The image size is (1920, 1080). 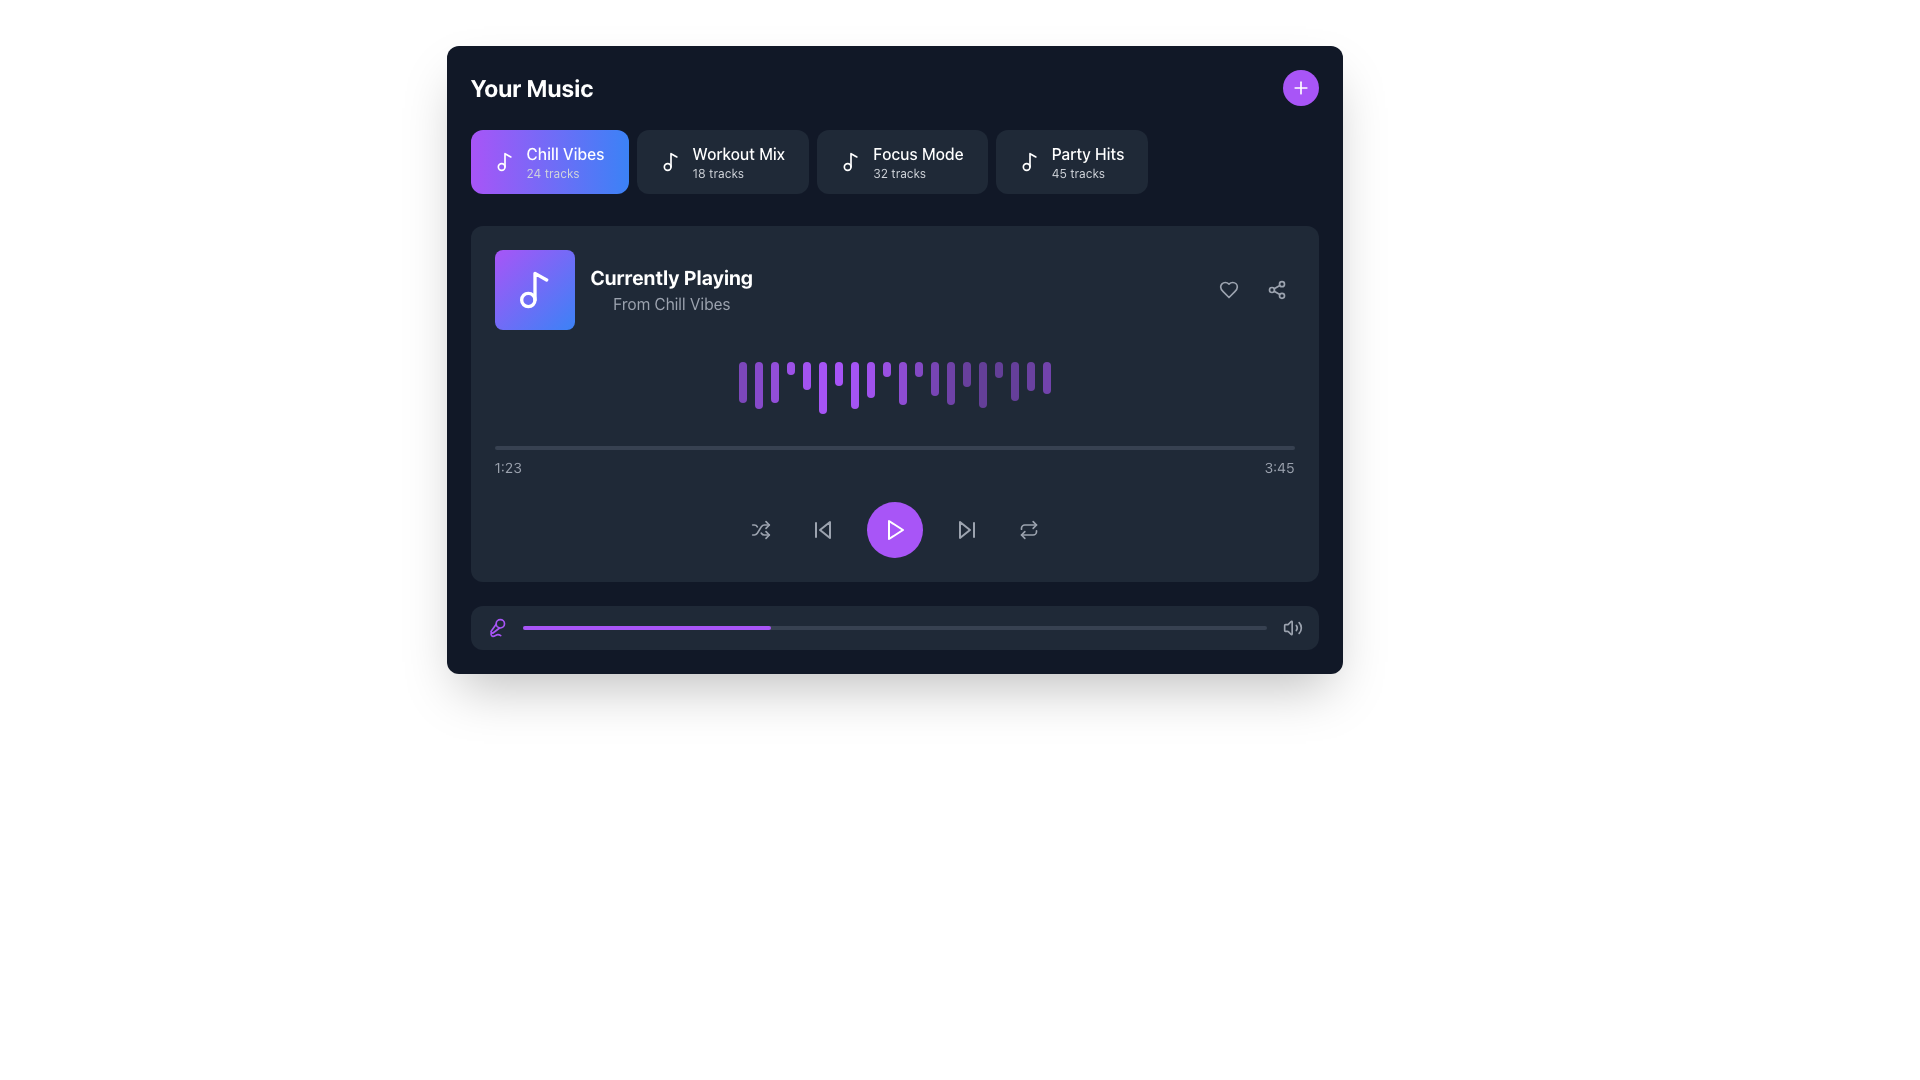 What do you see at coordinates (893, 529) in the screenshot?
I see `the play/pause button located at the bottom section of the music player interface` at bounding box center [893, 529].